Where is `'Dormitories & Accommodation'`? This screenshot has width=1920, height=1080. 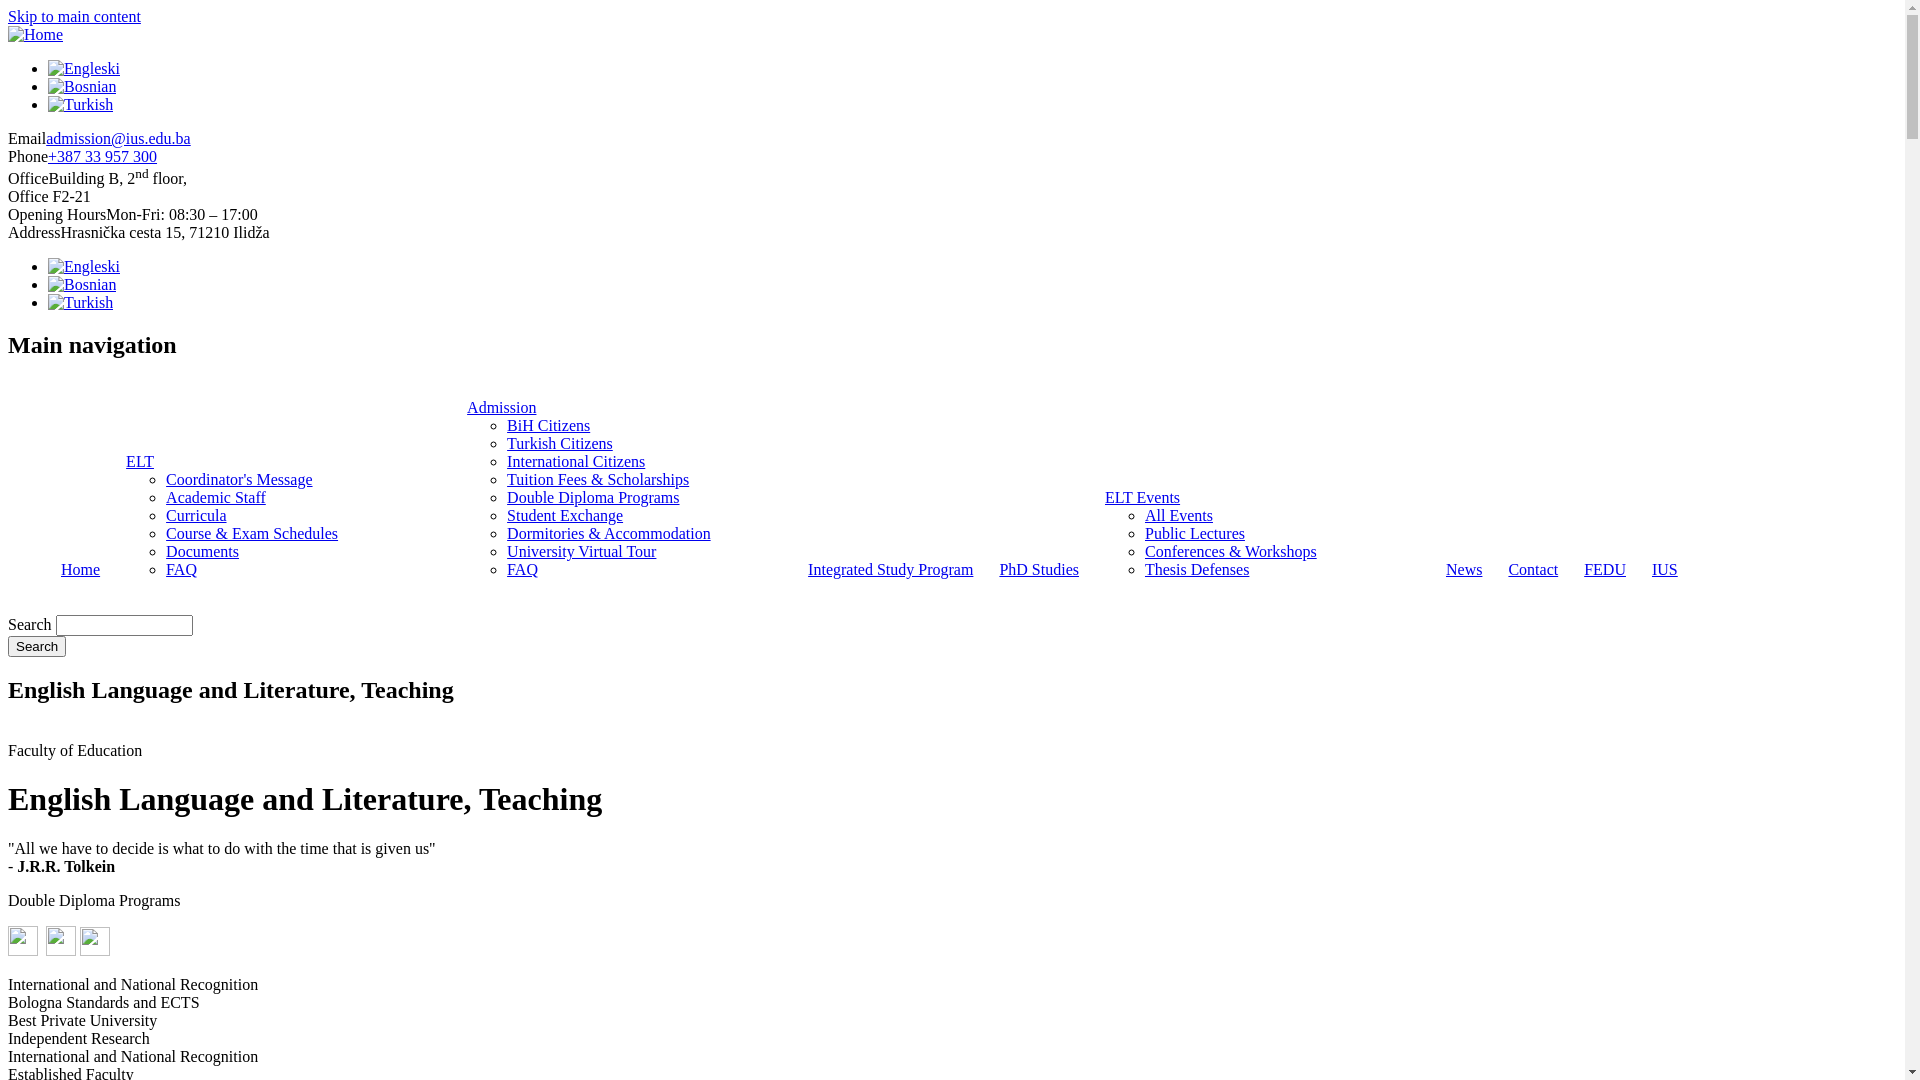 'Dormitories & Accommodation' is located at coordinates (608, 532).